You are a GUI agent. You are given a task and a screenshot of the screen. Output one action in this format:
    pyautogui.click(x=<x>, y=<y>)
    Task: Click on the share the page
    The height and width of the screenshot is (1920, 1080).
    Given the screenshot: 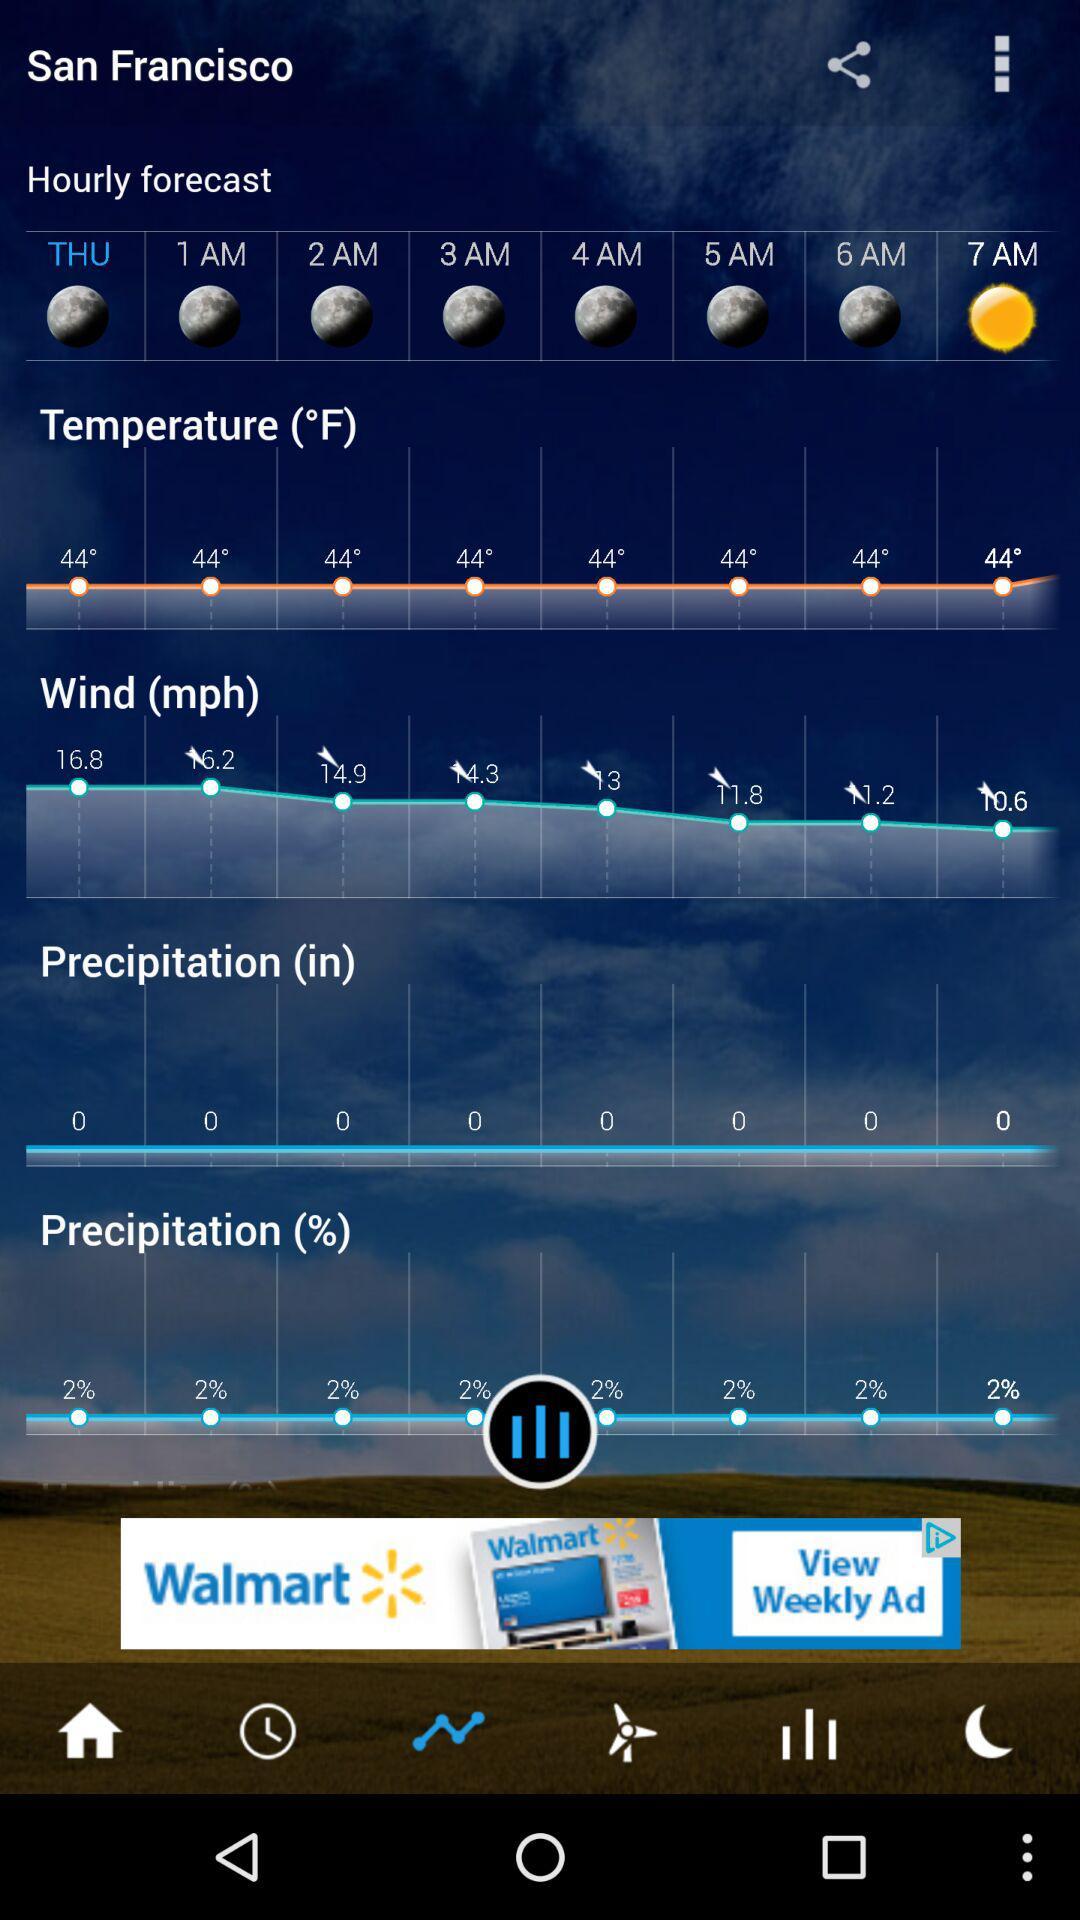 What is the action you would take?
    pyautogui.click(x=848, y=63)
    